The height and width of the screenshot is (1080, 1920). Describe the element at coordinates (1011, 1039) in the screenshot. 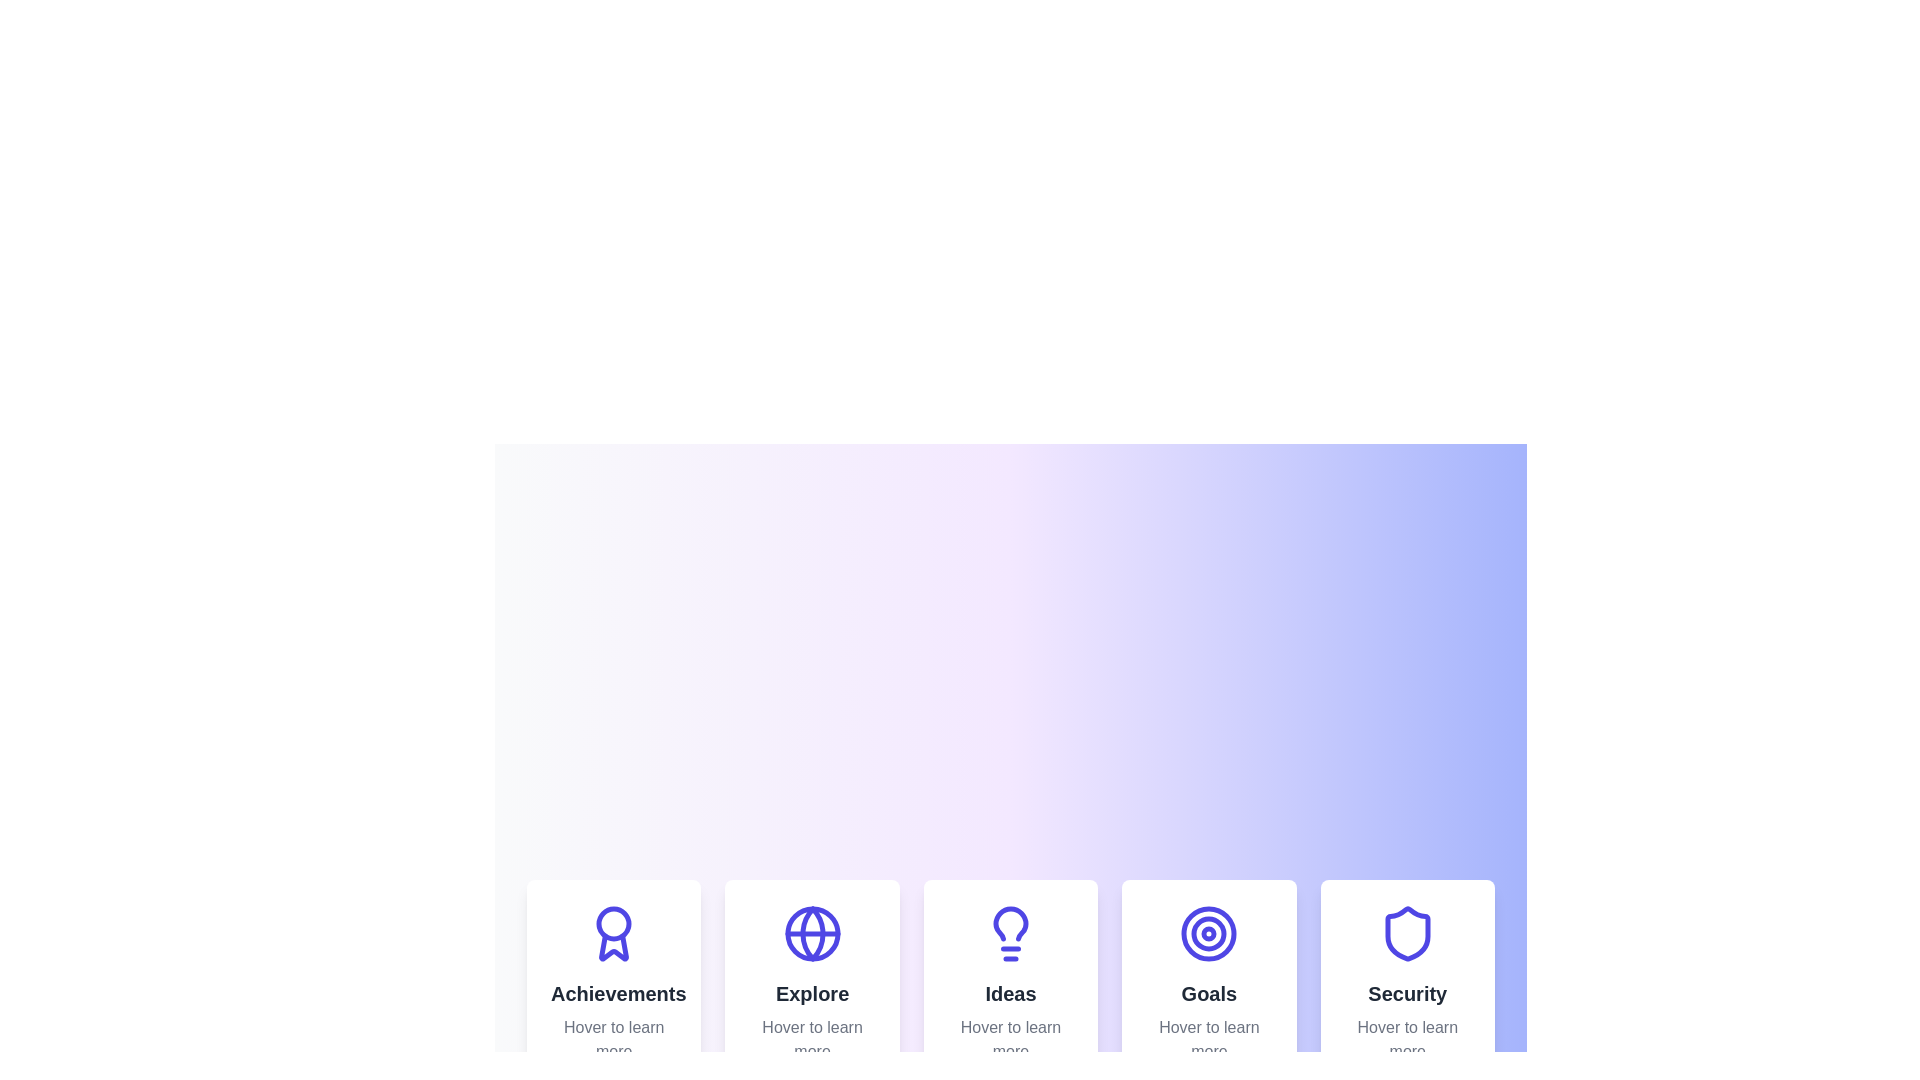

I see `the informational text within the 'Ideas' card, located beneath the bold title 'Ideas' and below the lightbulb icon` at that location.